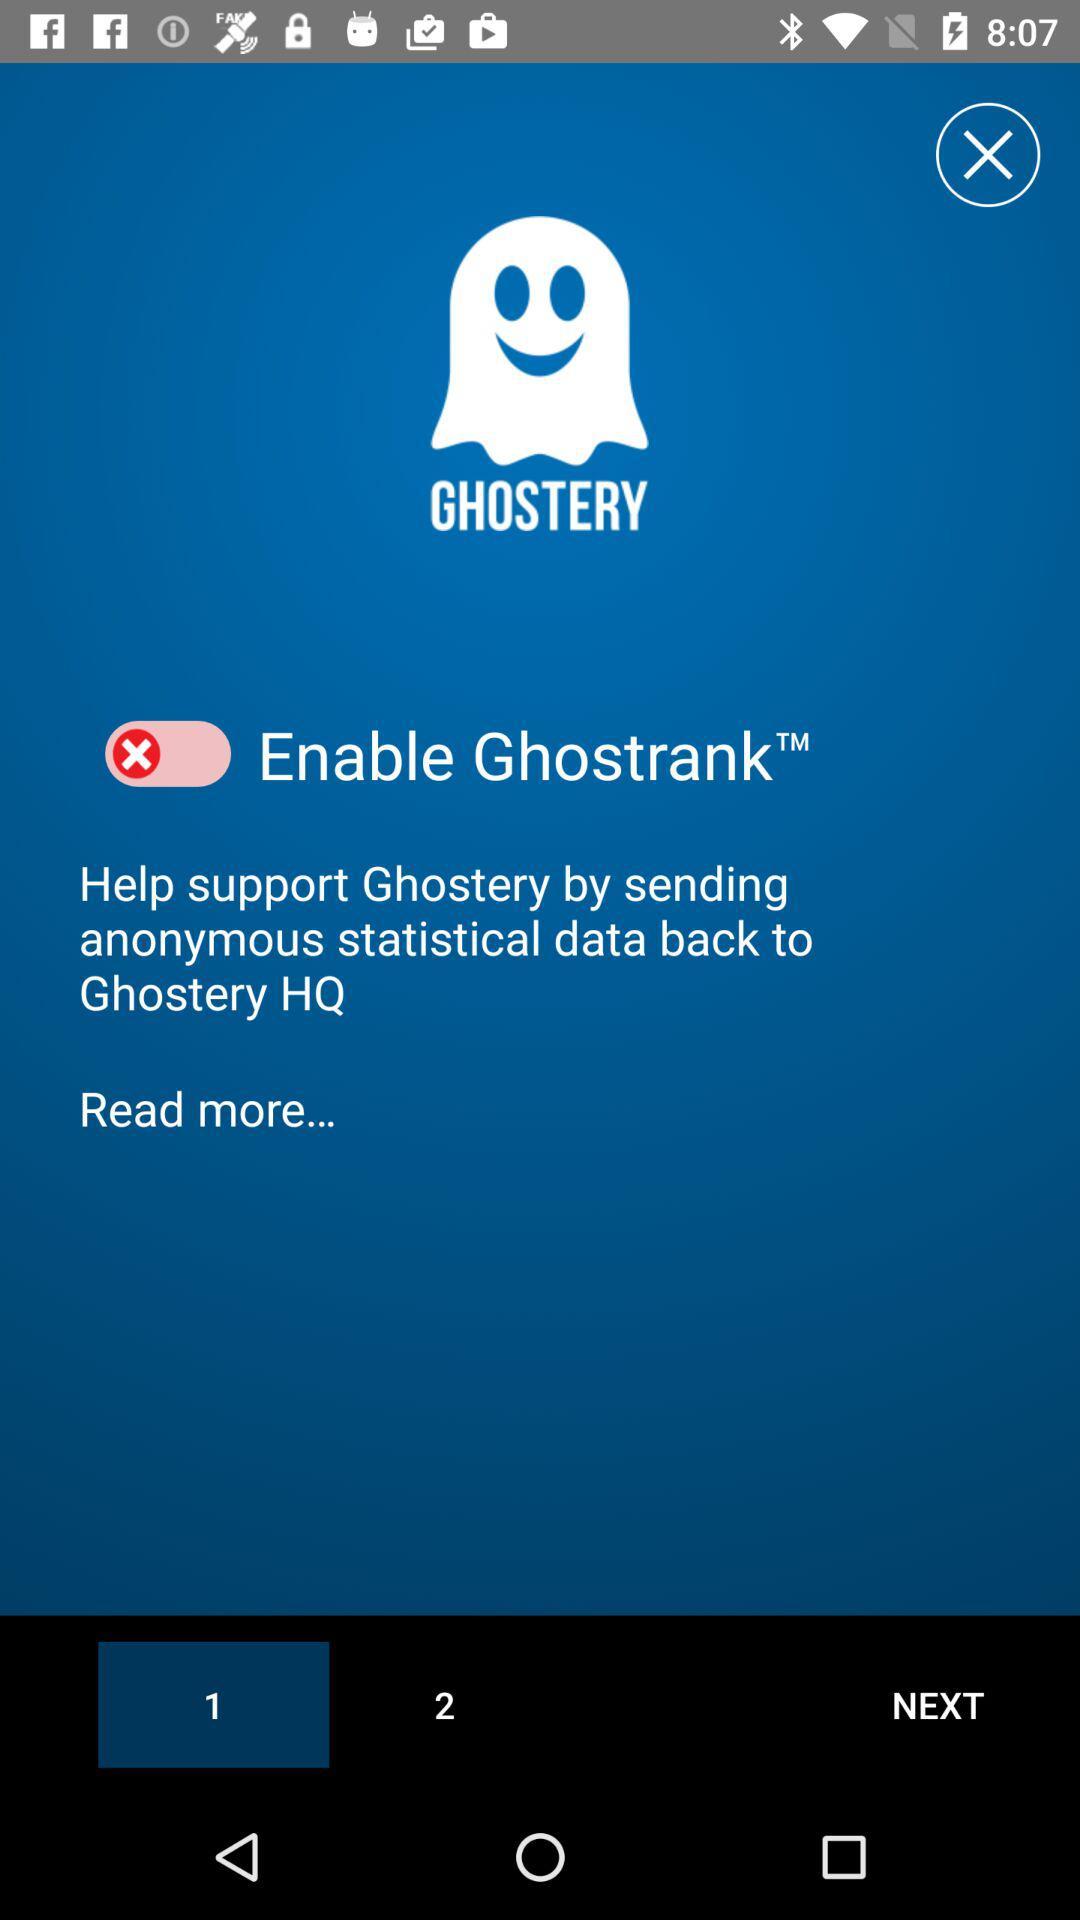 This screenshot has width=1080, height=1920. What do you see at coordinates (443, 1703) in the screenshot?
I see `the item next to the 1` at bounding box center [443, 1703].